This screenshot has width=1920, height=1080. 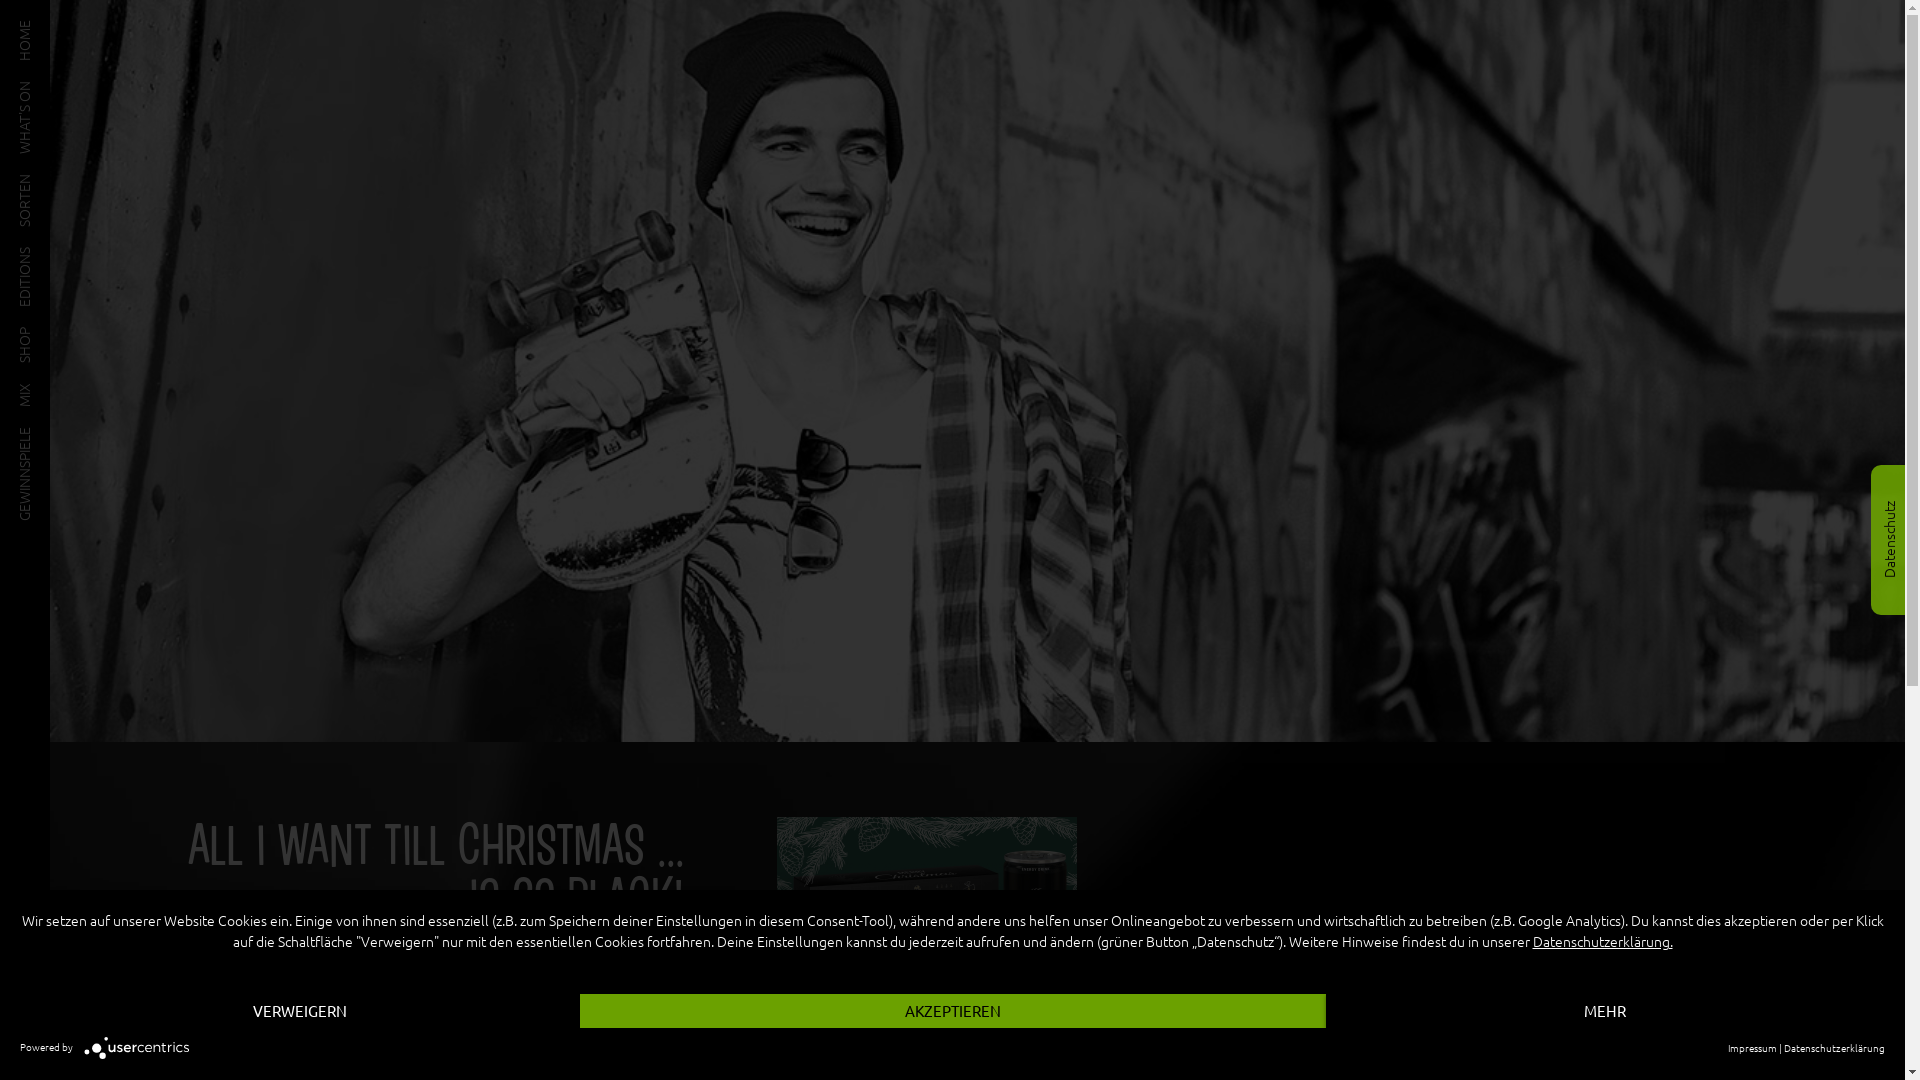 What do you see at coordinates (48, 253) in the screenshot?
I see `'EDITIONS'` at bounding box center [48, 253].